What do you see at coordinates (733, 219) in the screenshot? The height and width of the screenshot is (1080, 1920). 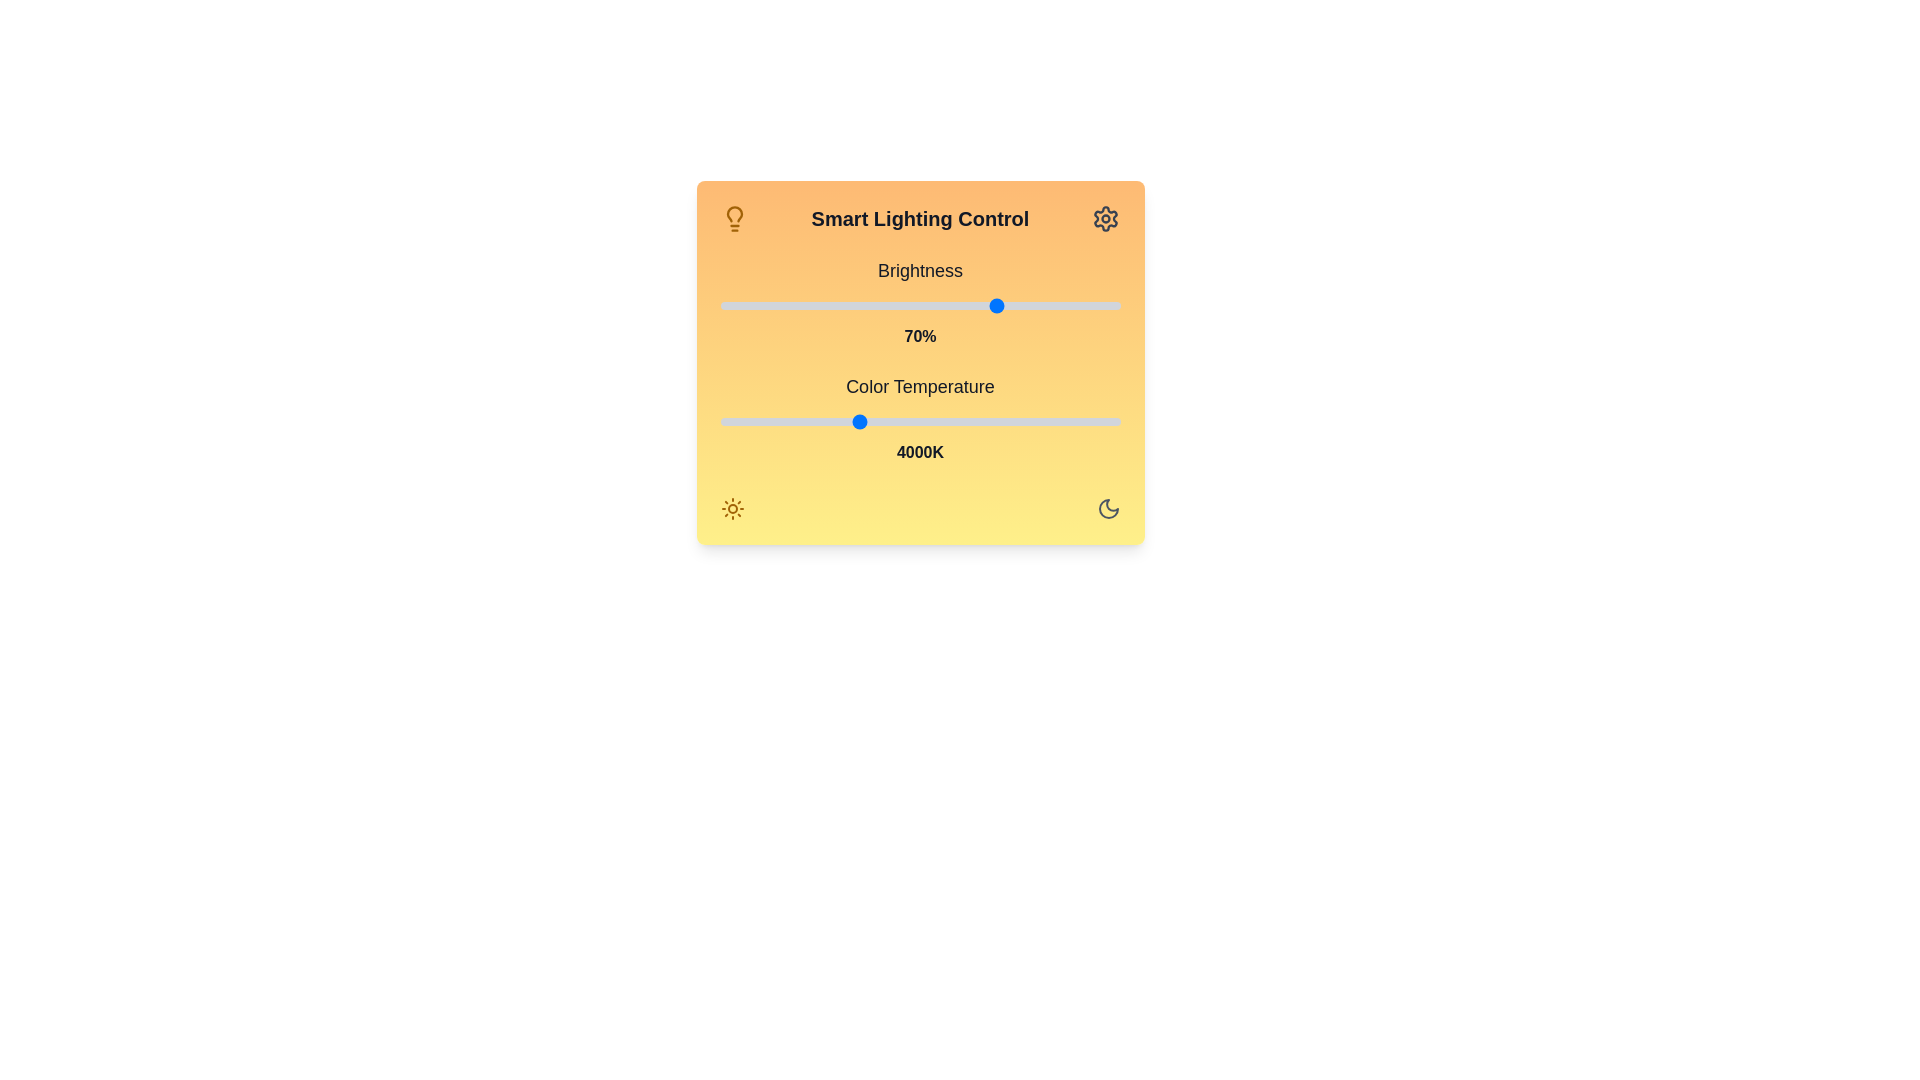 I see `Lightbulb icon to access related features` at bounding box center [733, 219].